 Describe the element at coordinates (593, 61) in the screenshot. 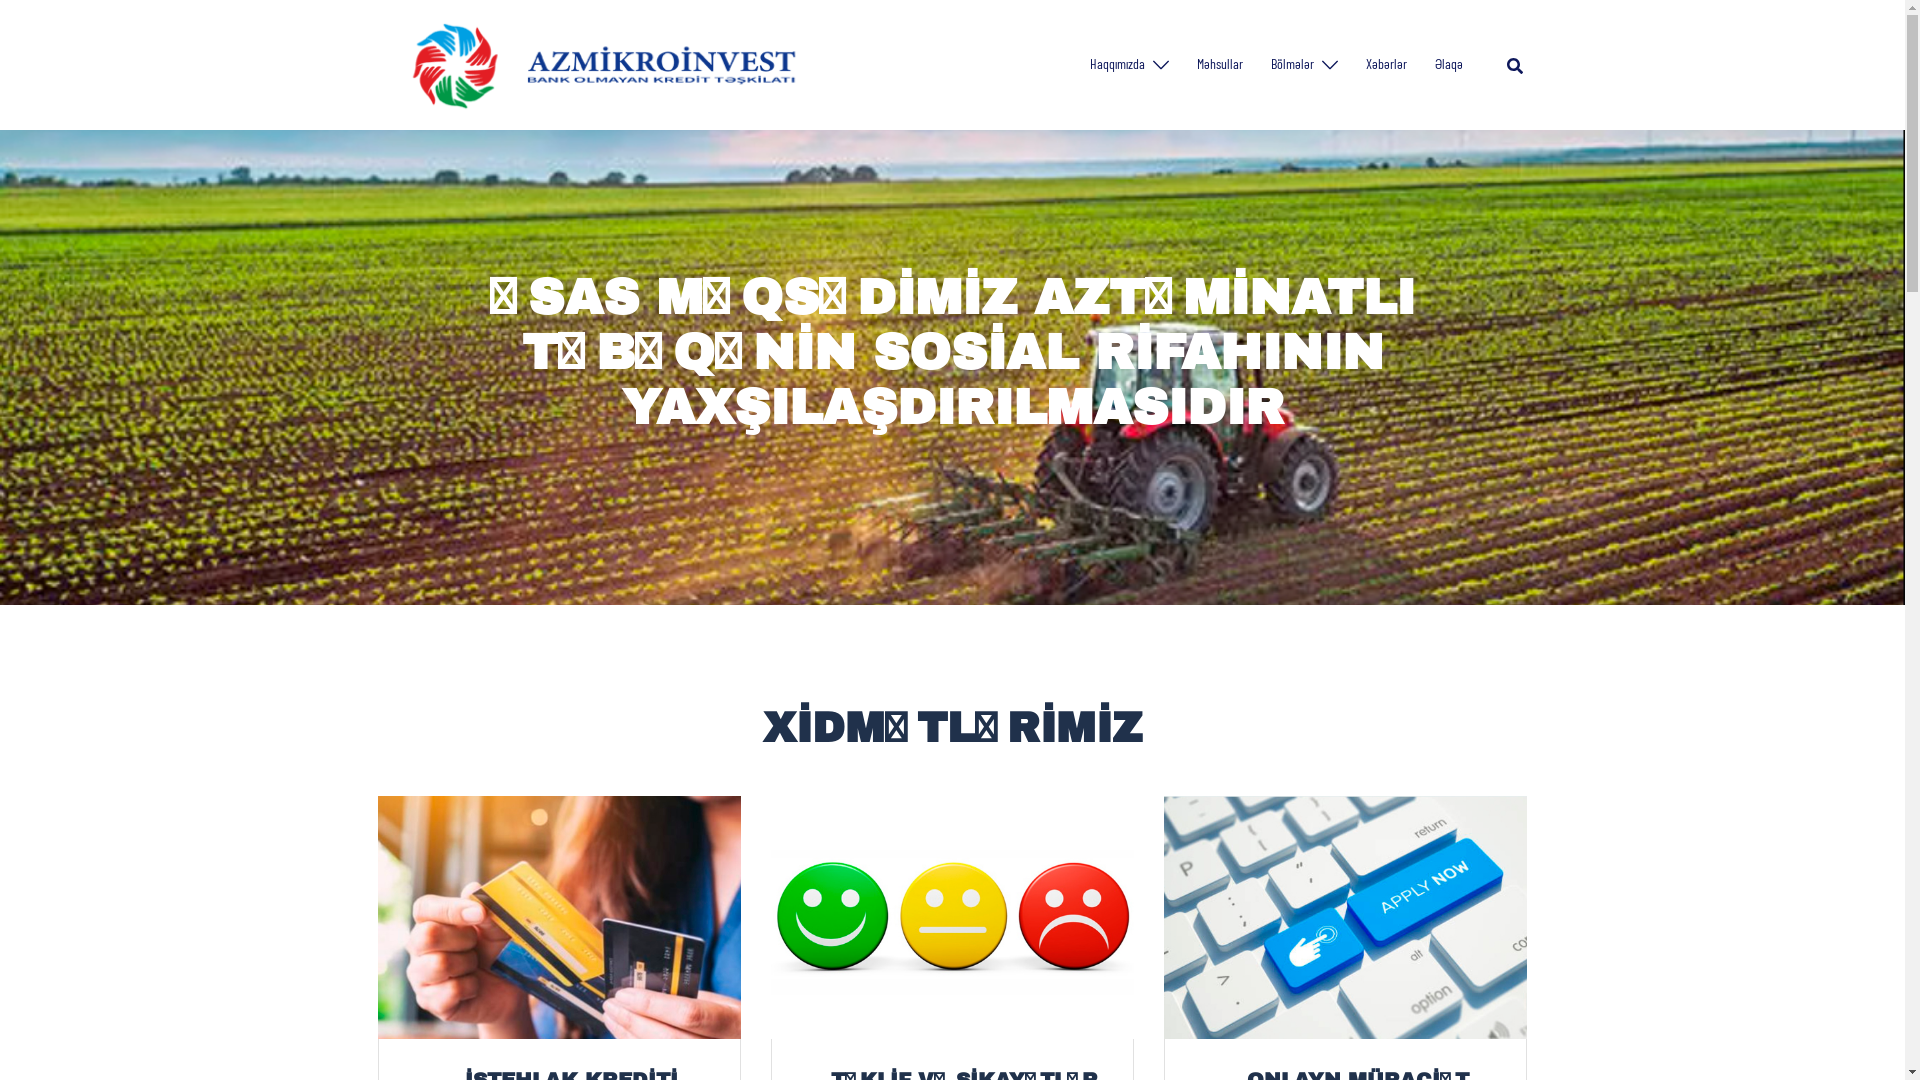

I see `'Azmikroinvest'` at that location.